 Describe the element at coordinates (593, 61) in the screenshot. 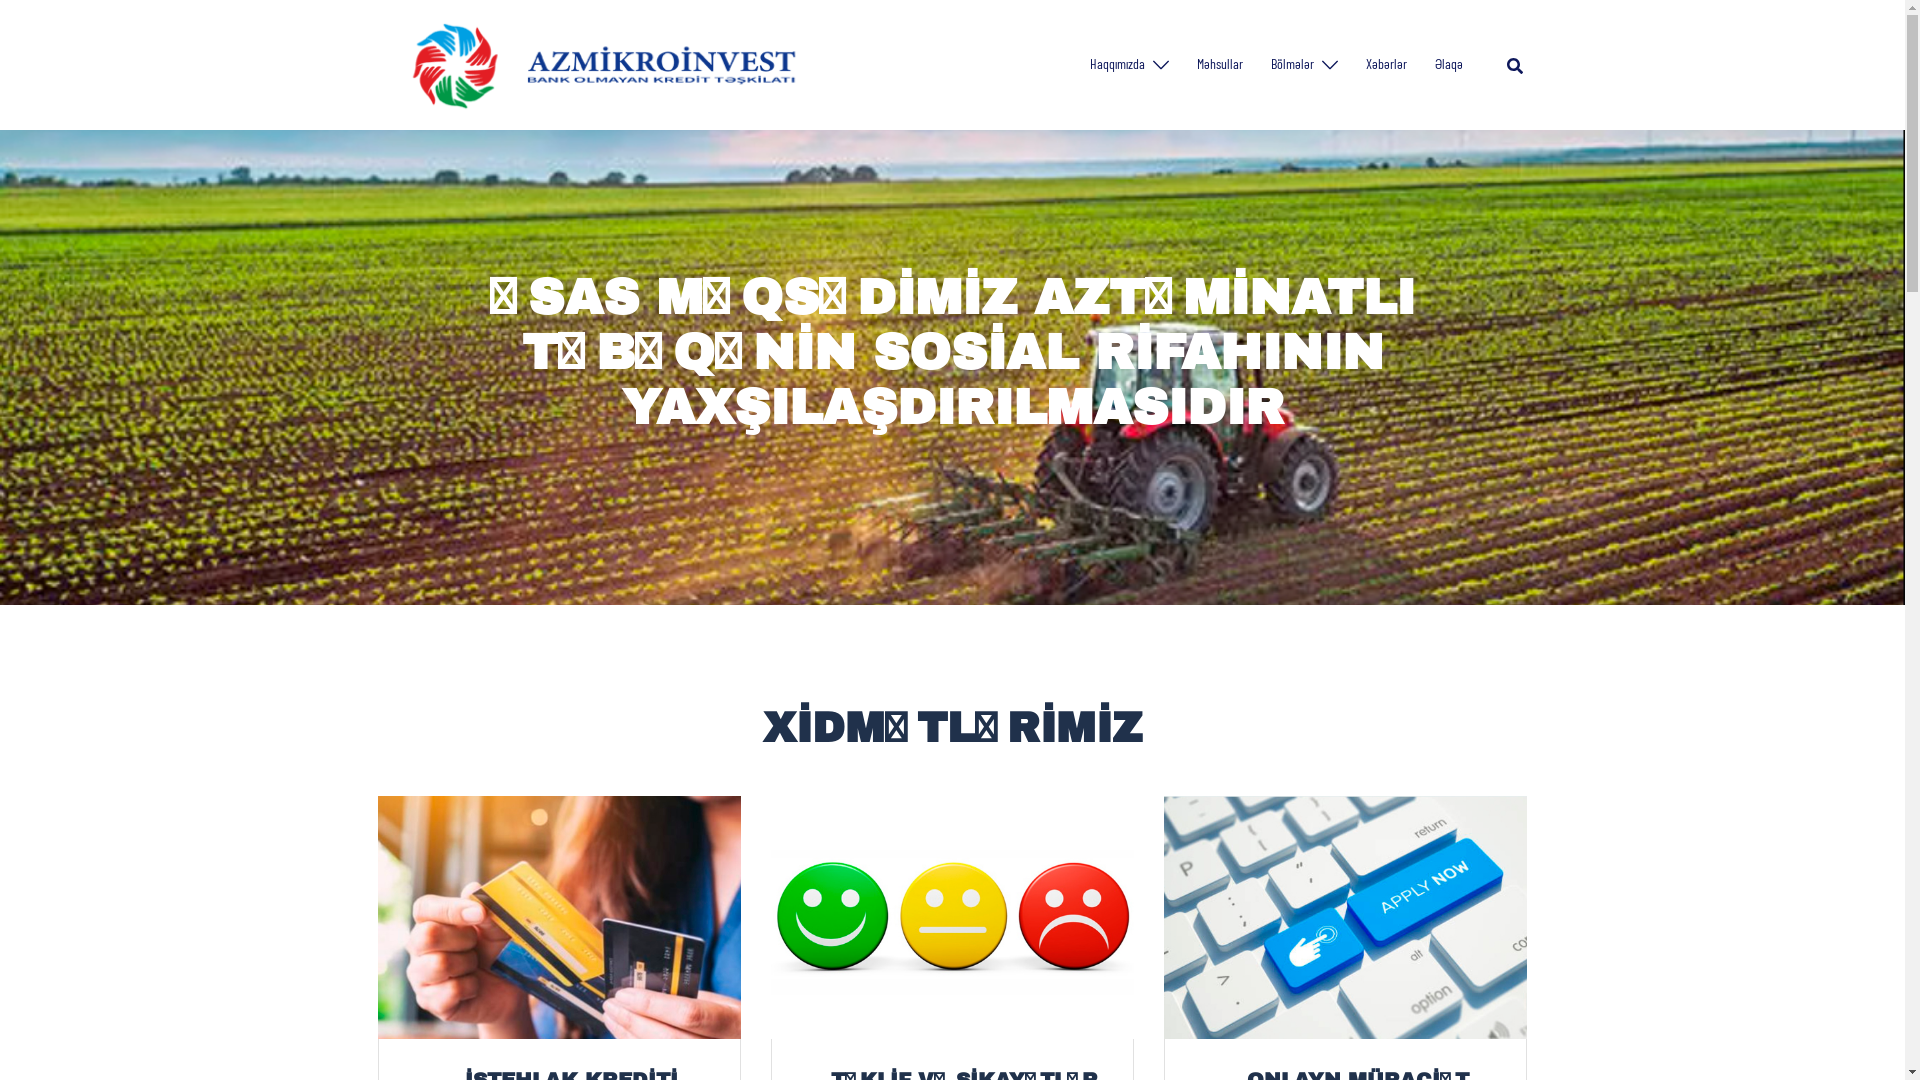

I see `'Azmikroinvest'` at that location.